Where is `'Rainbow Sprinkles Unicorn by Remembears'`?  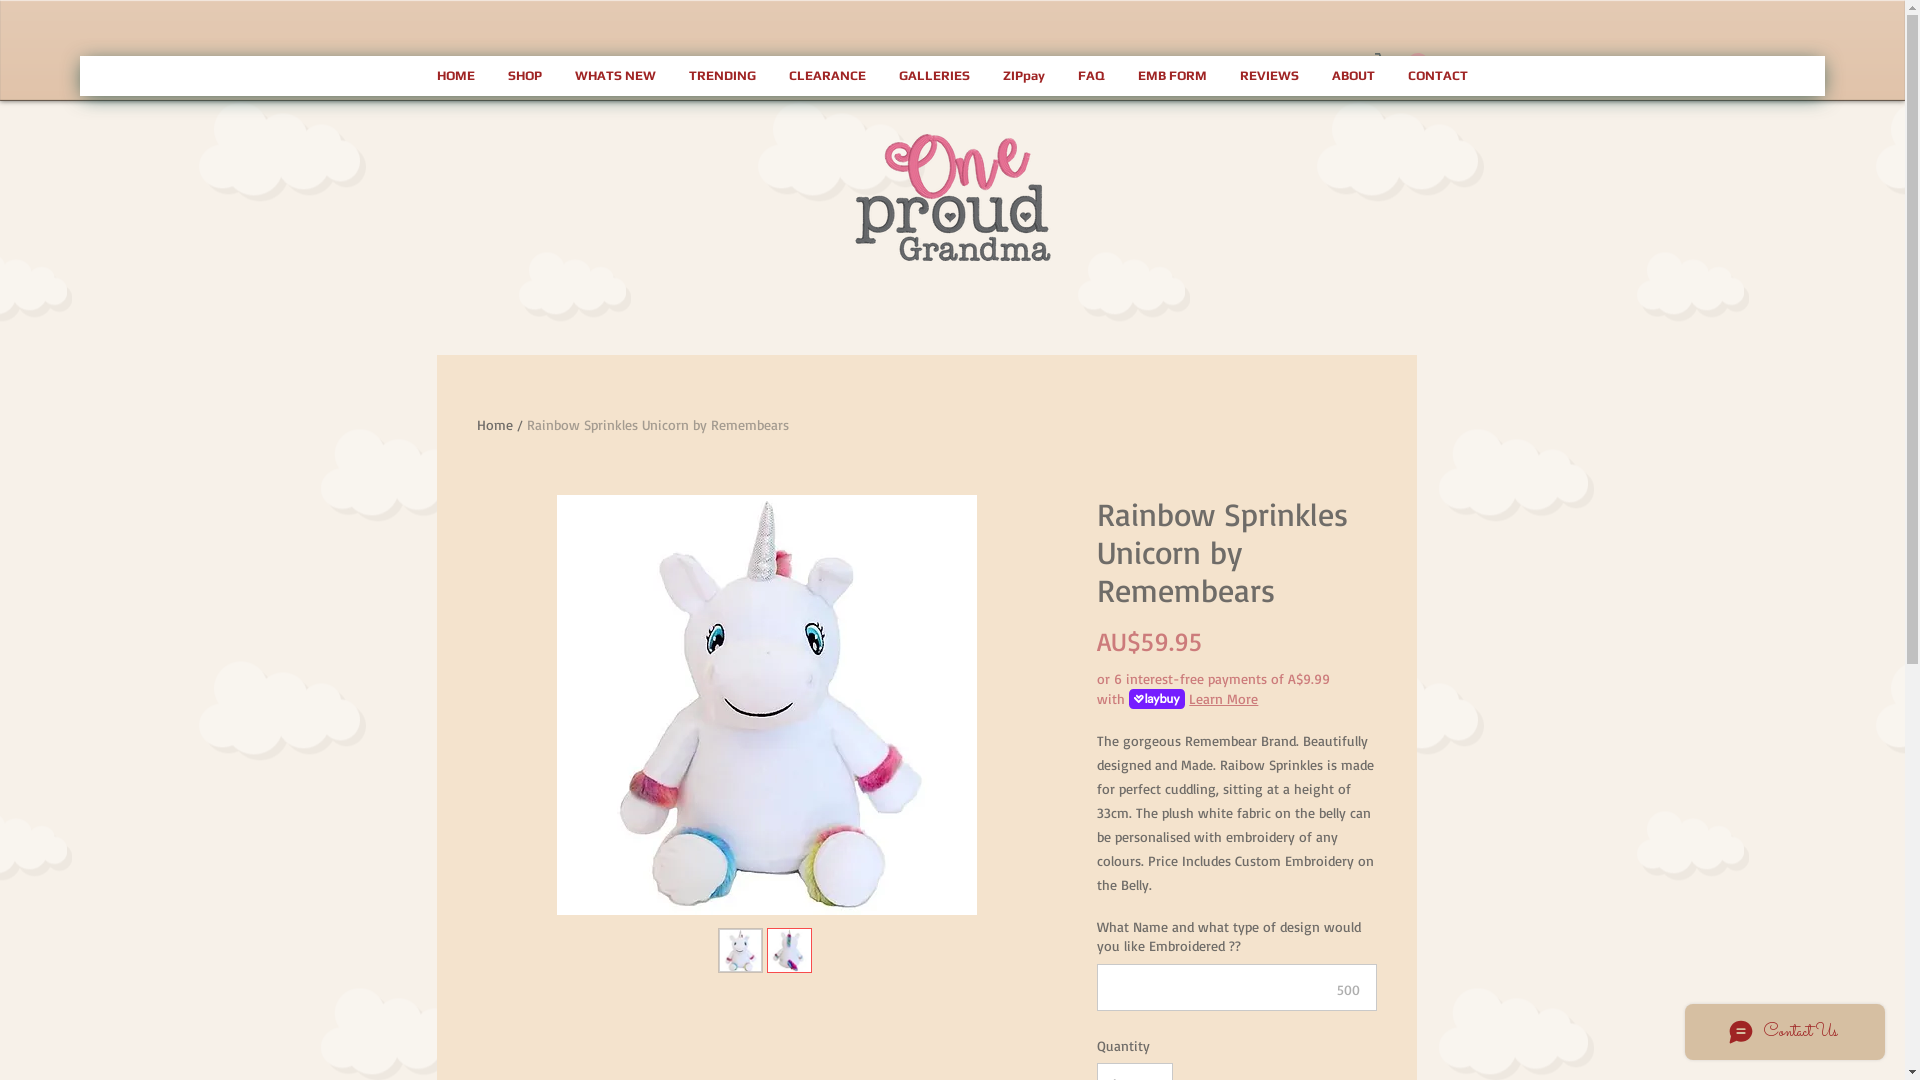
'Rainbow Sprinkles Unicorn by Remembears' is located at coordinates (526, 423).